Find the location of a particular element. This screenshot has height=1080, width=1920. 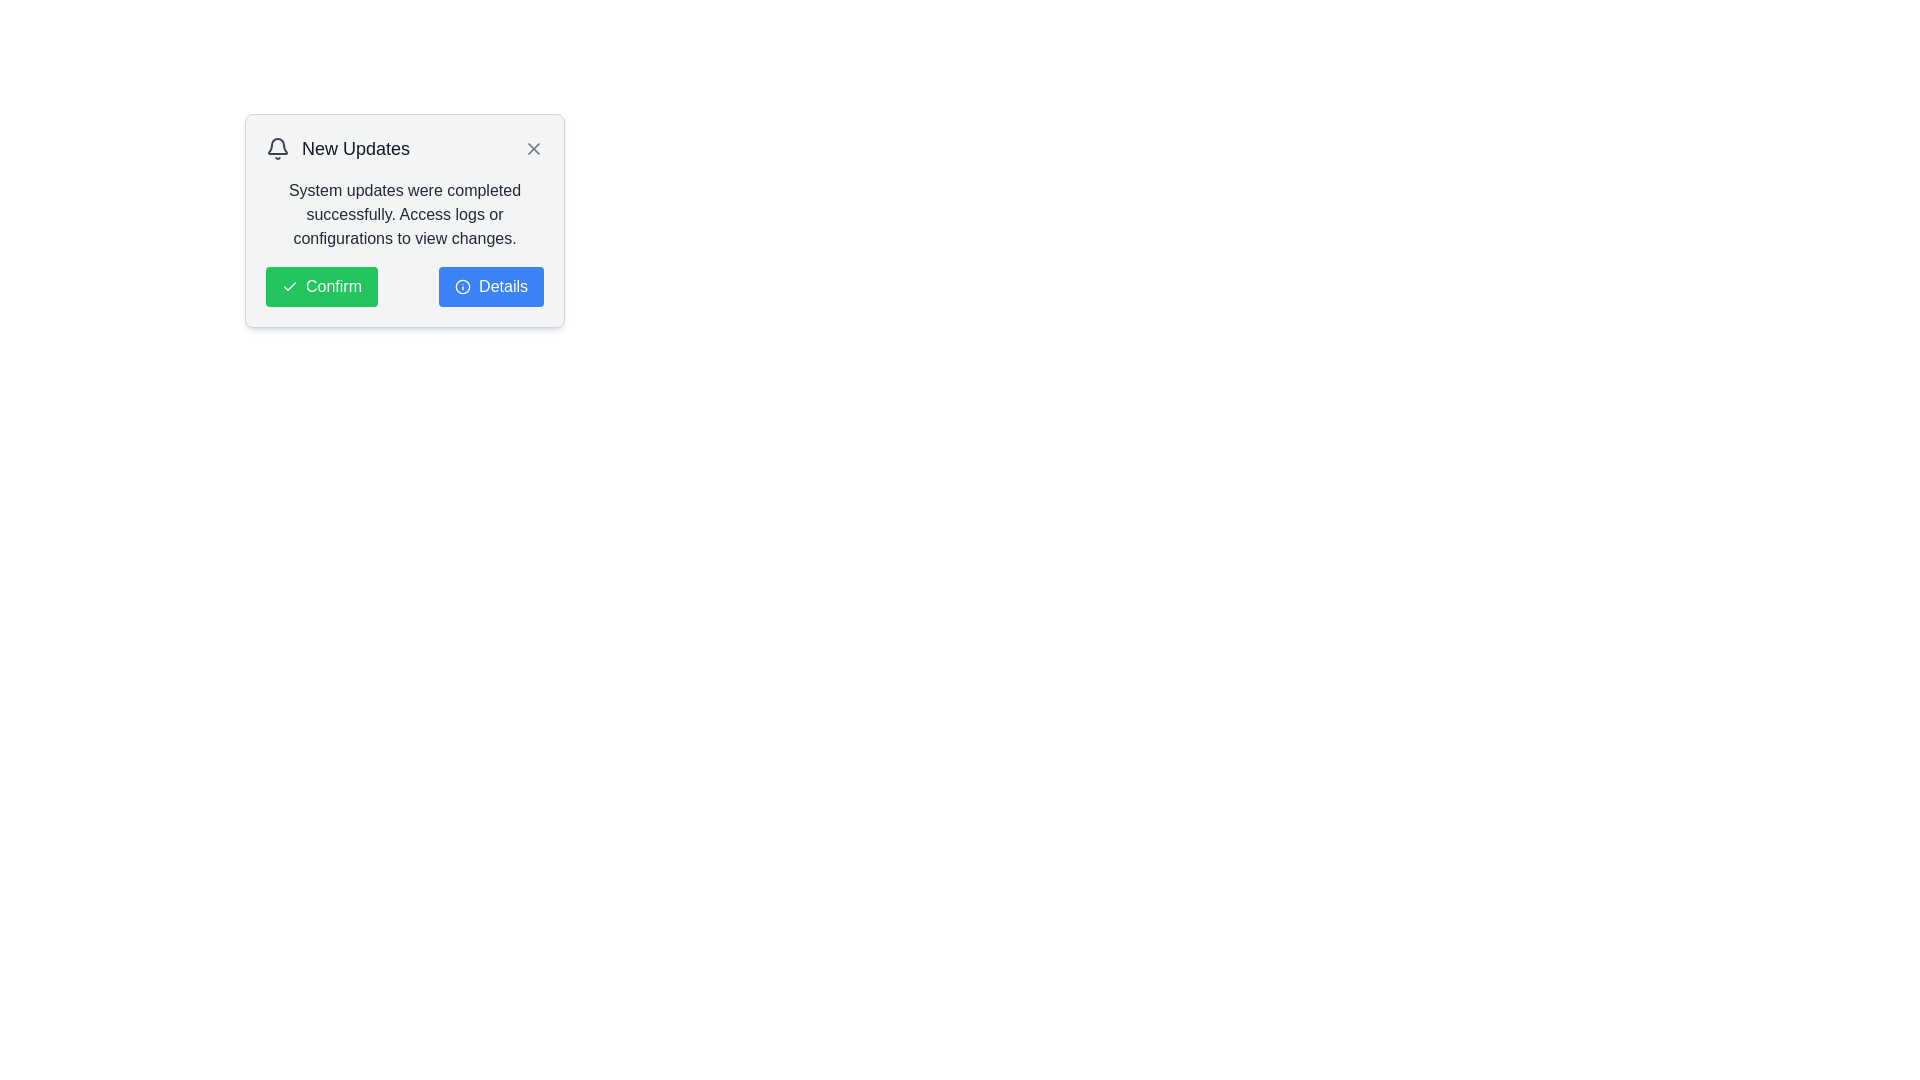

the notification icon located at the top left corner of the notification box, next to the text 'New Updates' is located at coordinates (277, 148).